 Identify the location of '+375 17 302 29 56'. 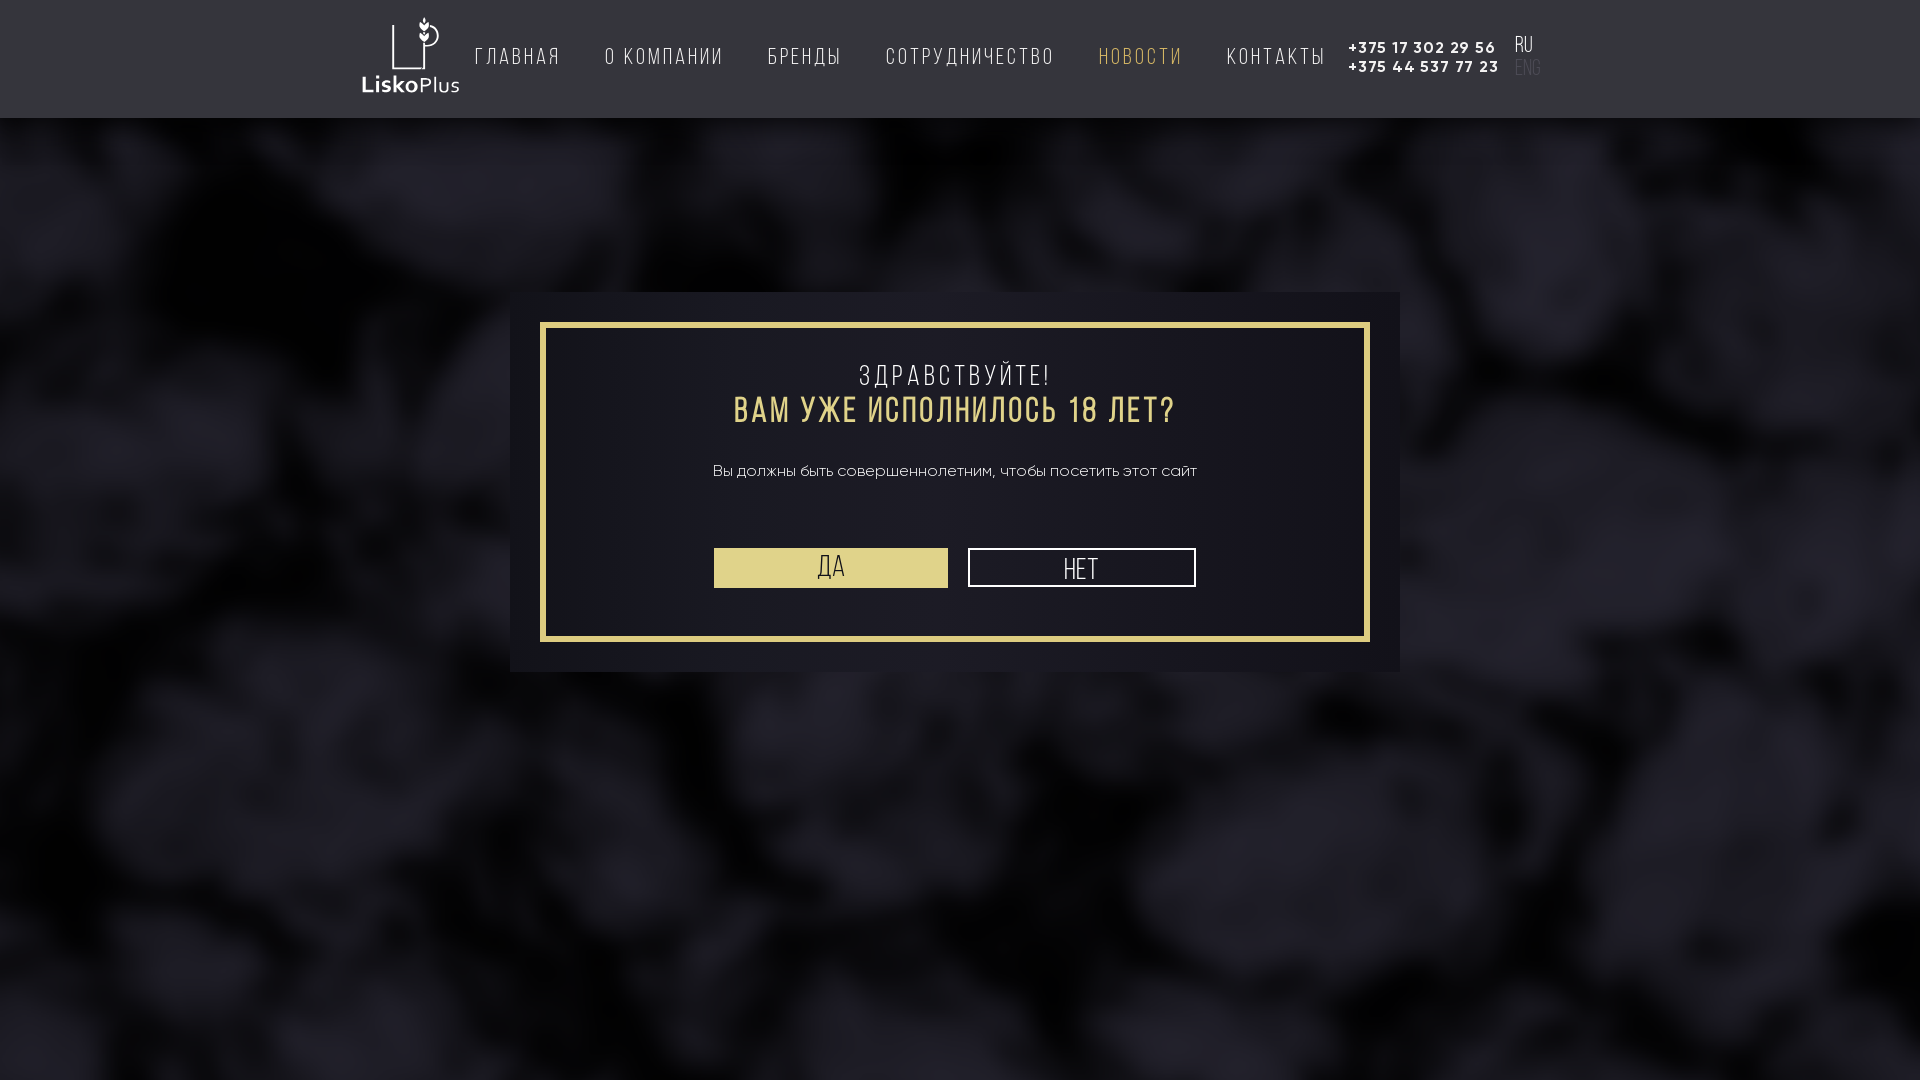
(1420, 46).